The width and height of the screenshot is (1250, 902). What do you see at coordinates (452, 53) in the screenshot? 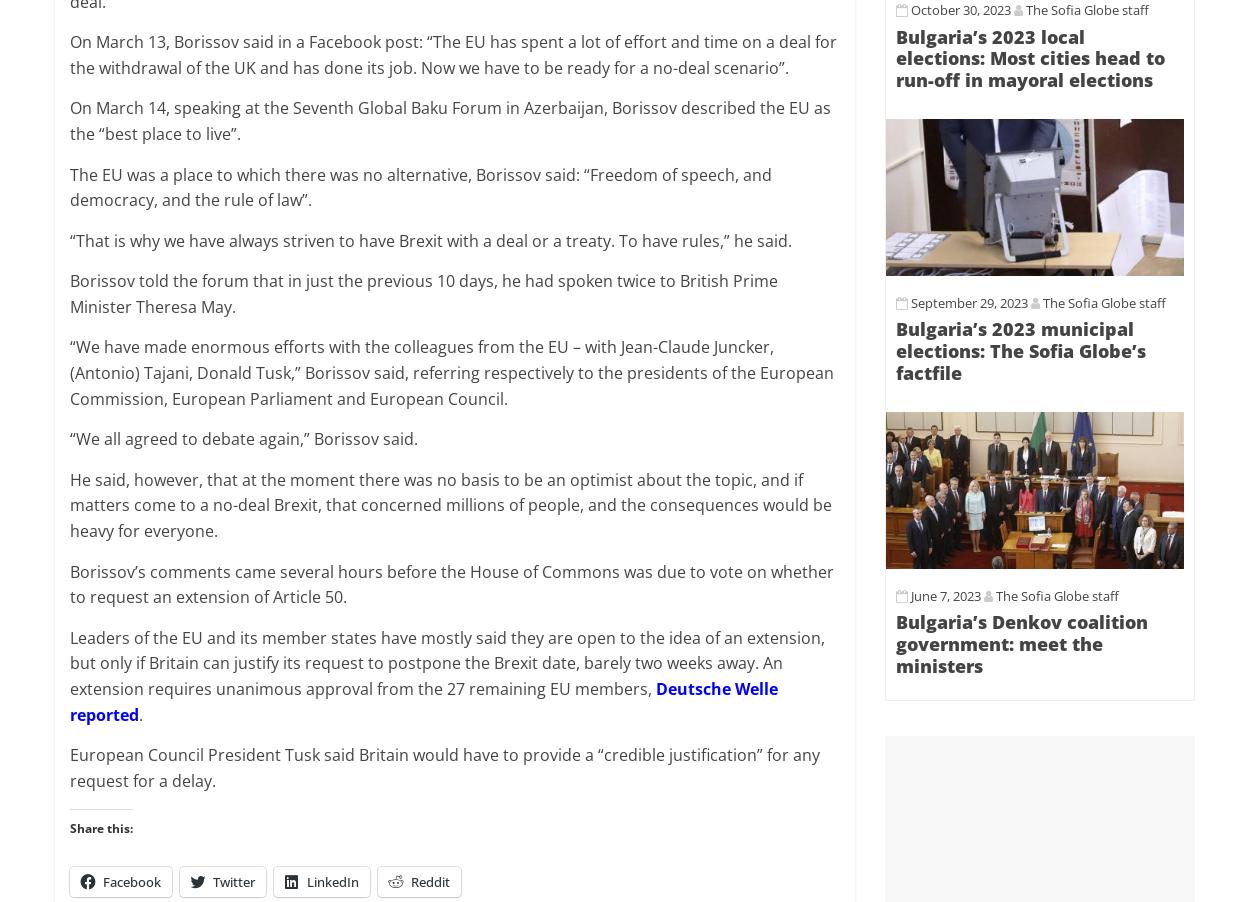
I see `'On March 13, Borissov said in a Facebook post: “The EU has spent a lot of effort and time on a deal for the withdrawal of the UK and has done its job. Now we have to be ready for a no-deal scenario”.'` at bounding box center [452, 53].